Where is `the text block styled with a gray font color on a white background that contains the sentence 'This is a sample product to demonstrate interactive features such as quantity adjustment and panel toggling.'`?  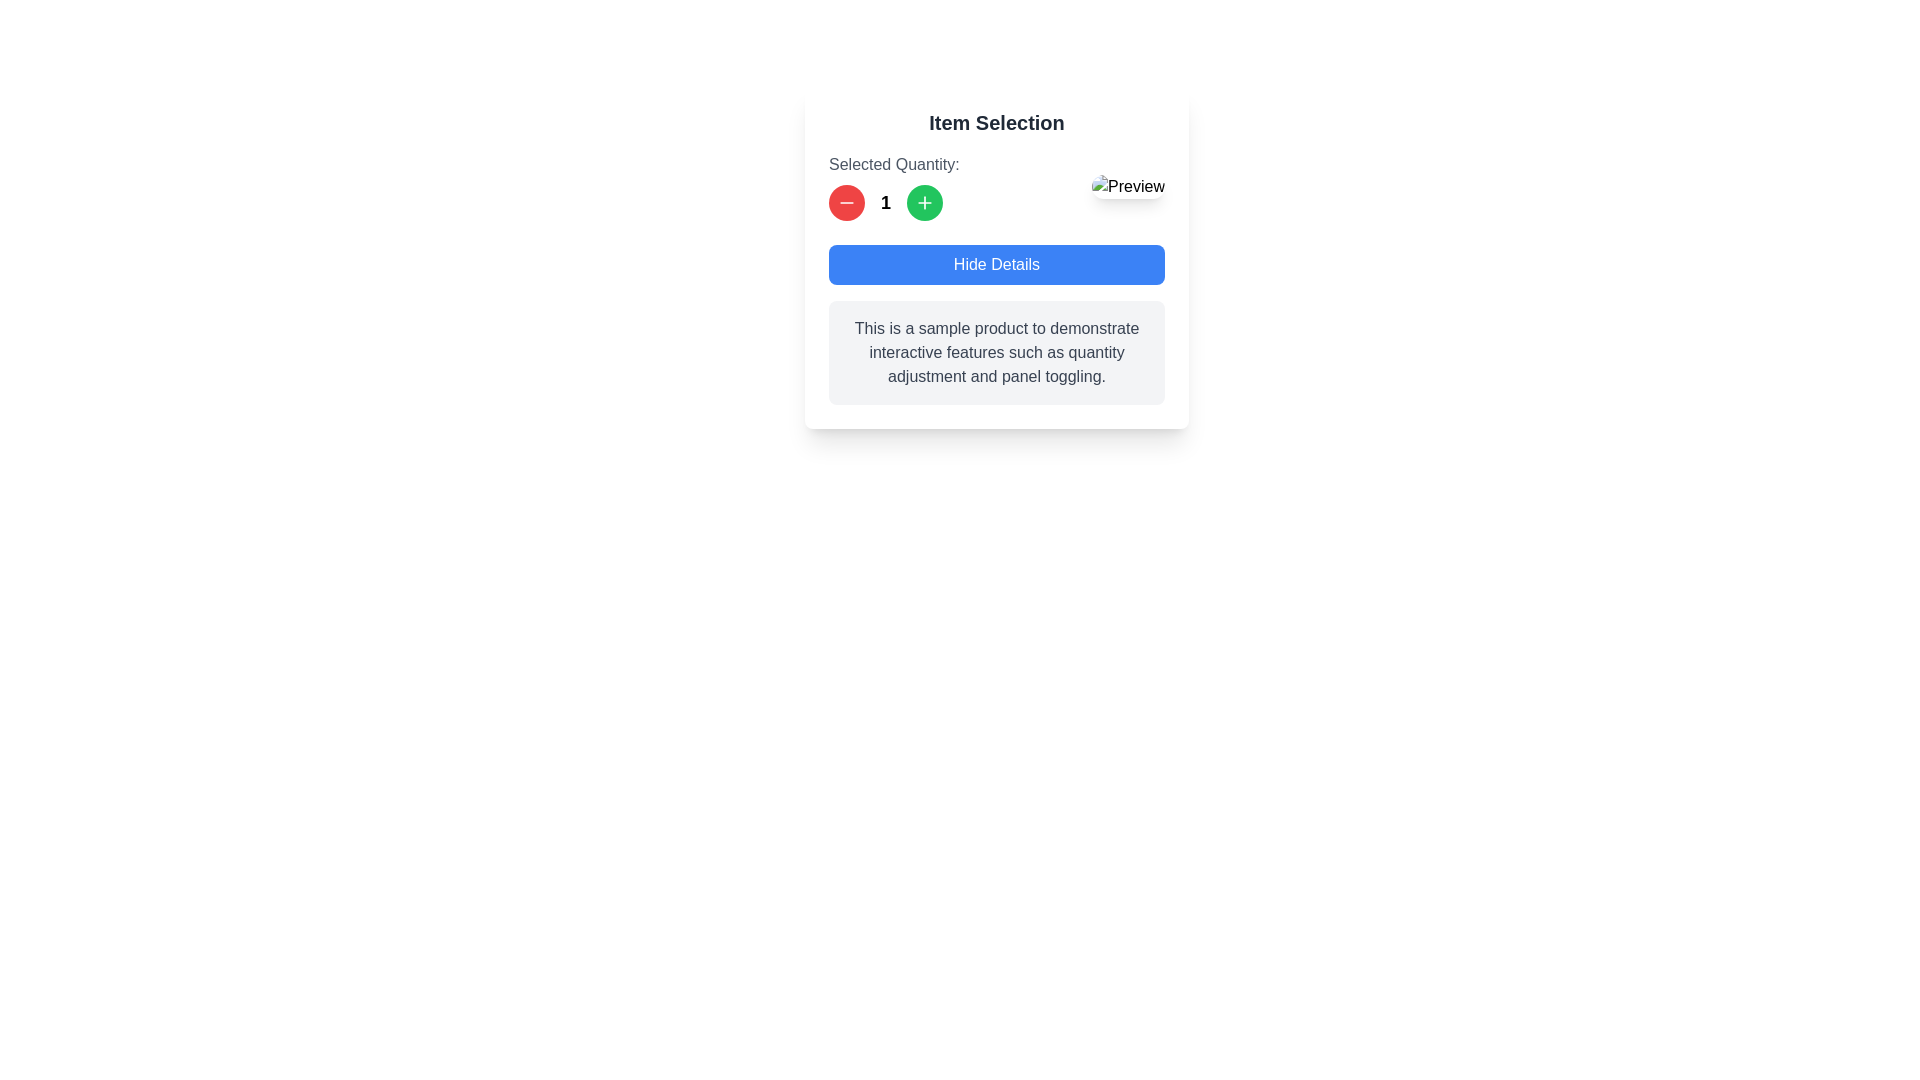
the text block styled with a gray font color on a white background that contains the sentence 'This is a sample product to demonstrate interactive features such as quantity adjustment and panel toggling.' is located at coordinates (997, 352).